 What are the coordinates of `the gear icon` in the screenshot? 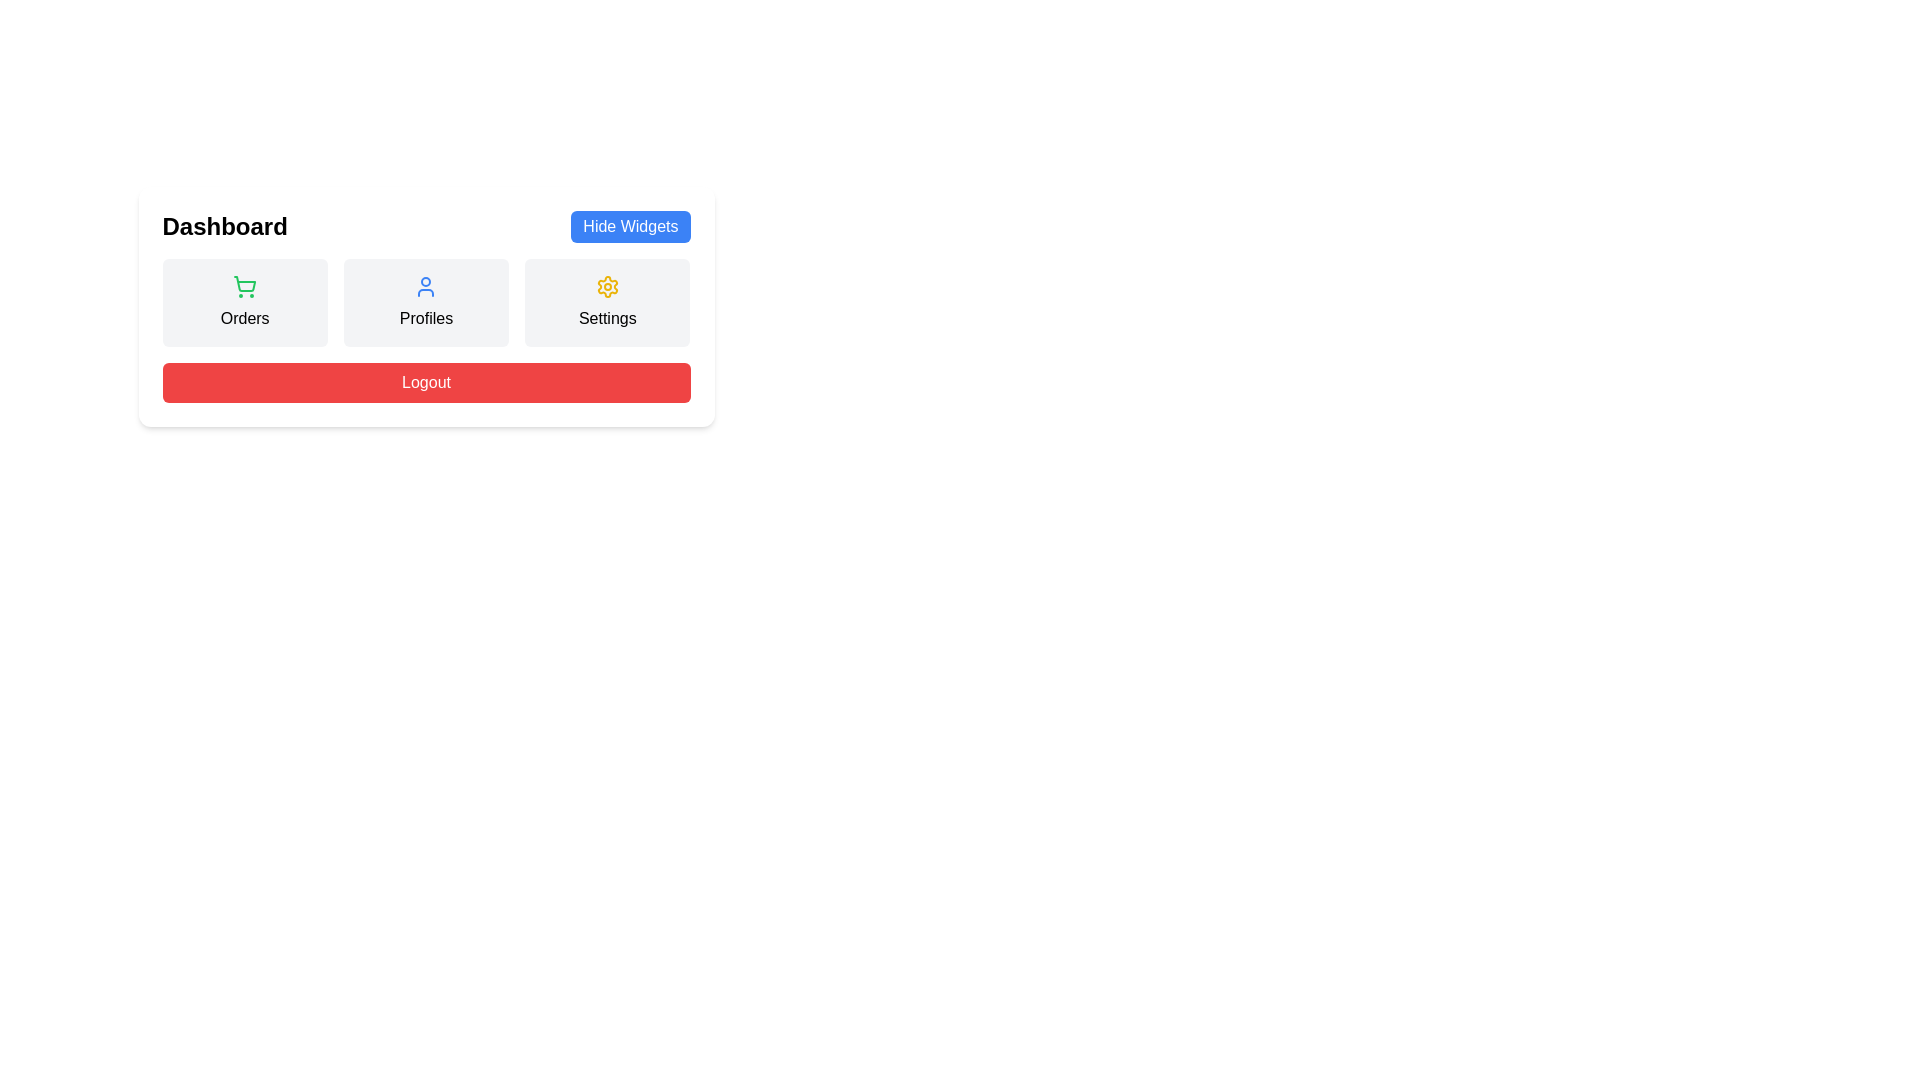 It's located at (606, 286).